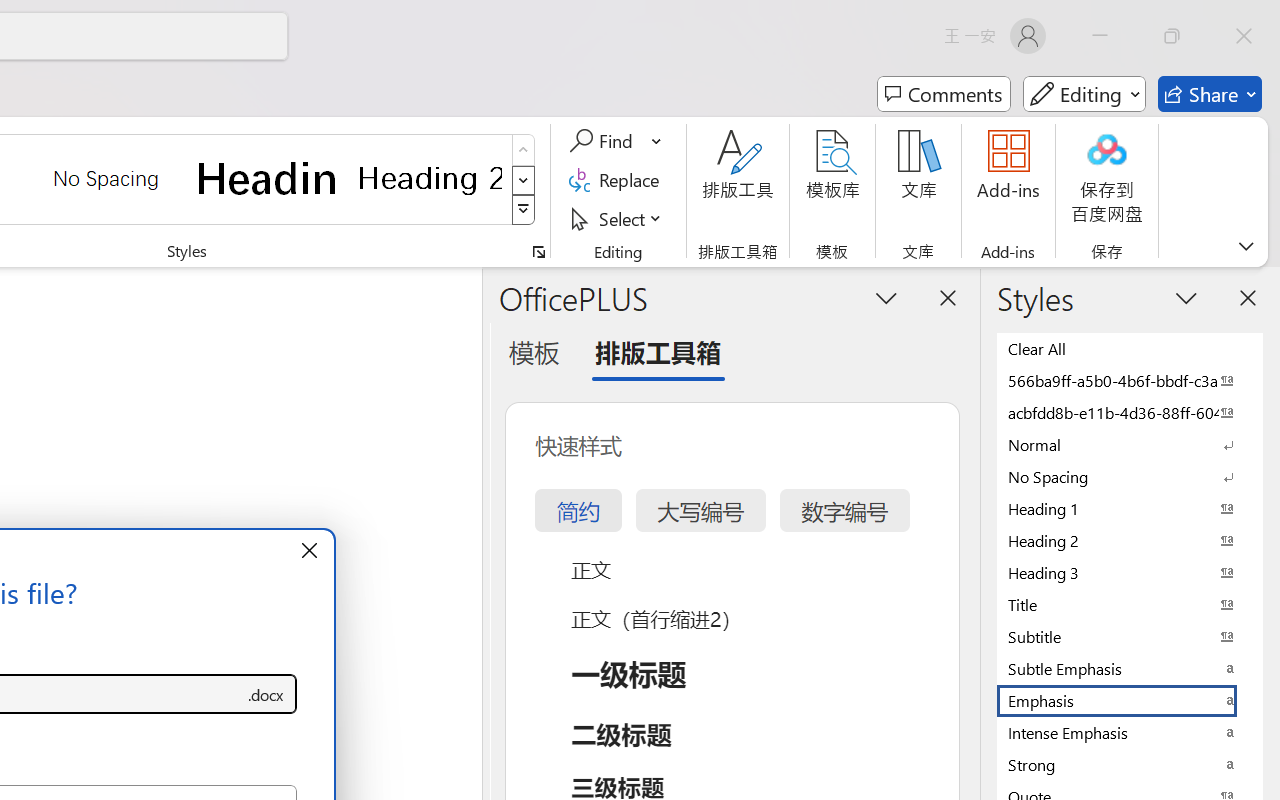  Describe the element at coordinates (617, 218) in the screenshot. I see `'Select'` at that location.